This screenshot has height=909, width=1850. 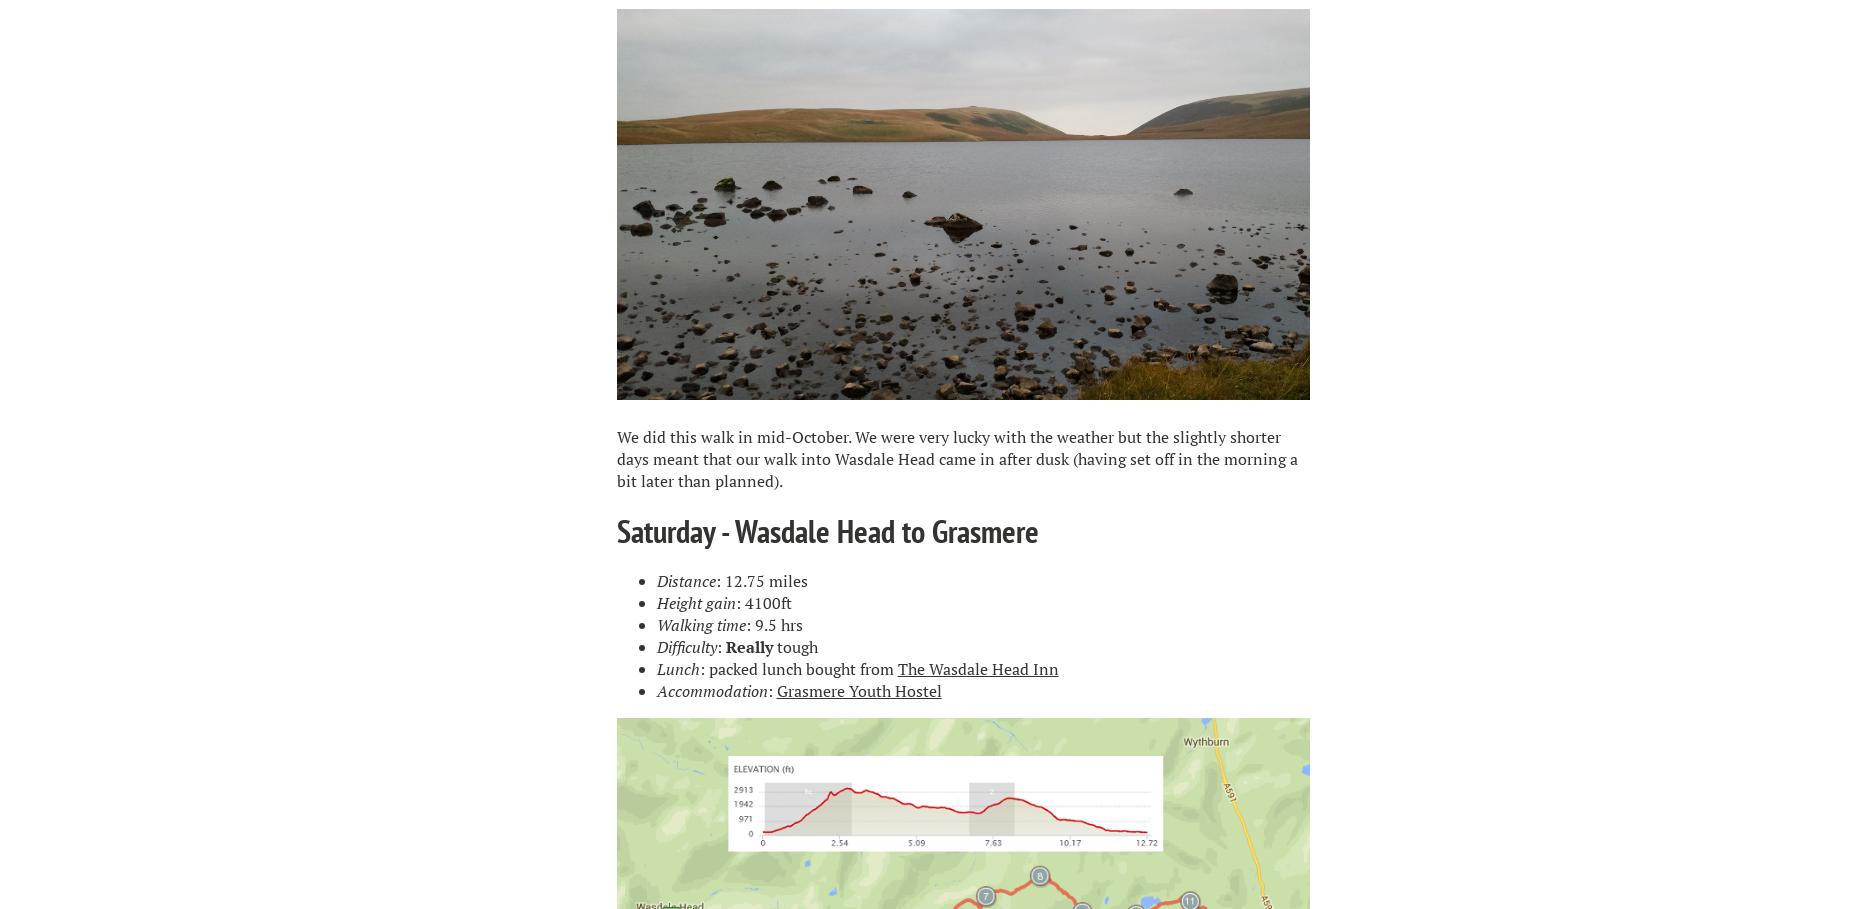 What do you see at coordinates (744, 624) in the screenshot?
I see `': 9.5 hrs'` at bounding box center [744, 624].